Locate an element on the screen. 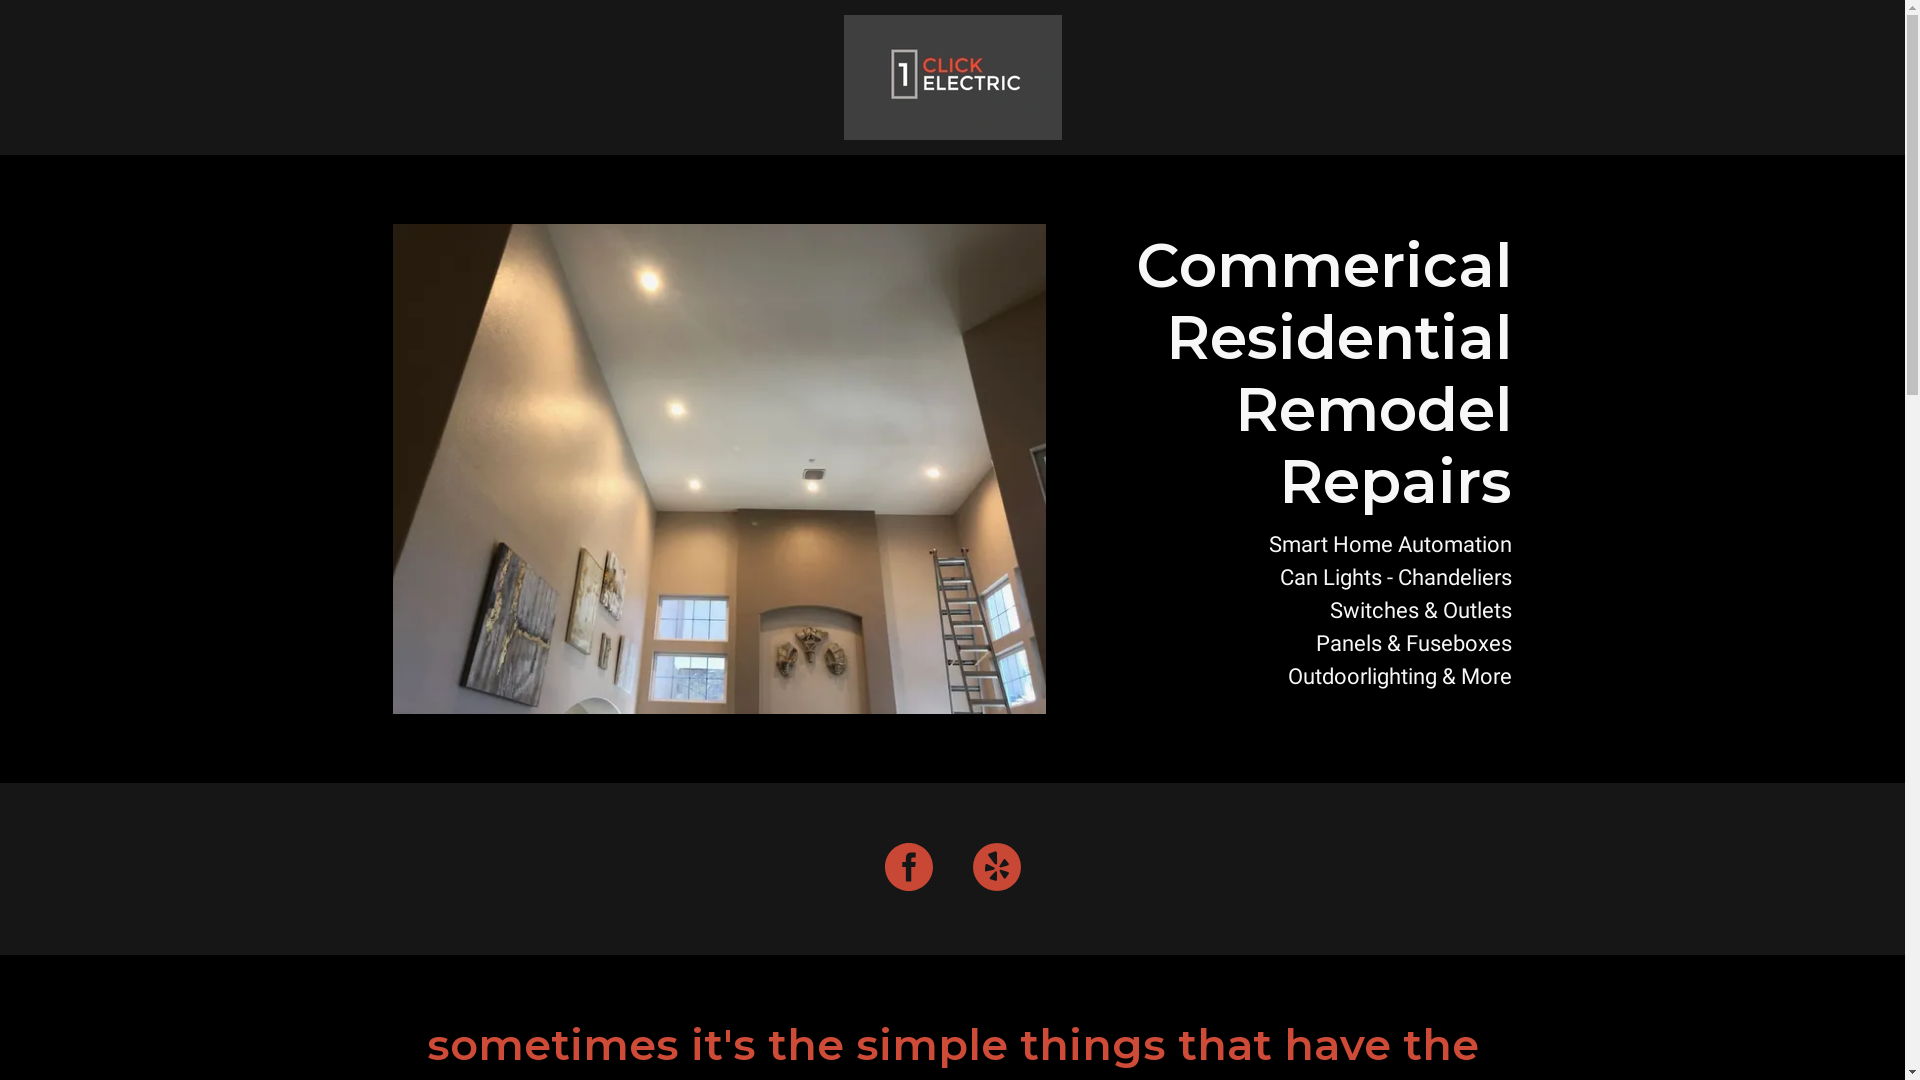 The width and height of the screenshot is (1920, 1080). '               ' is located at coordinates (952, 75).